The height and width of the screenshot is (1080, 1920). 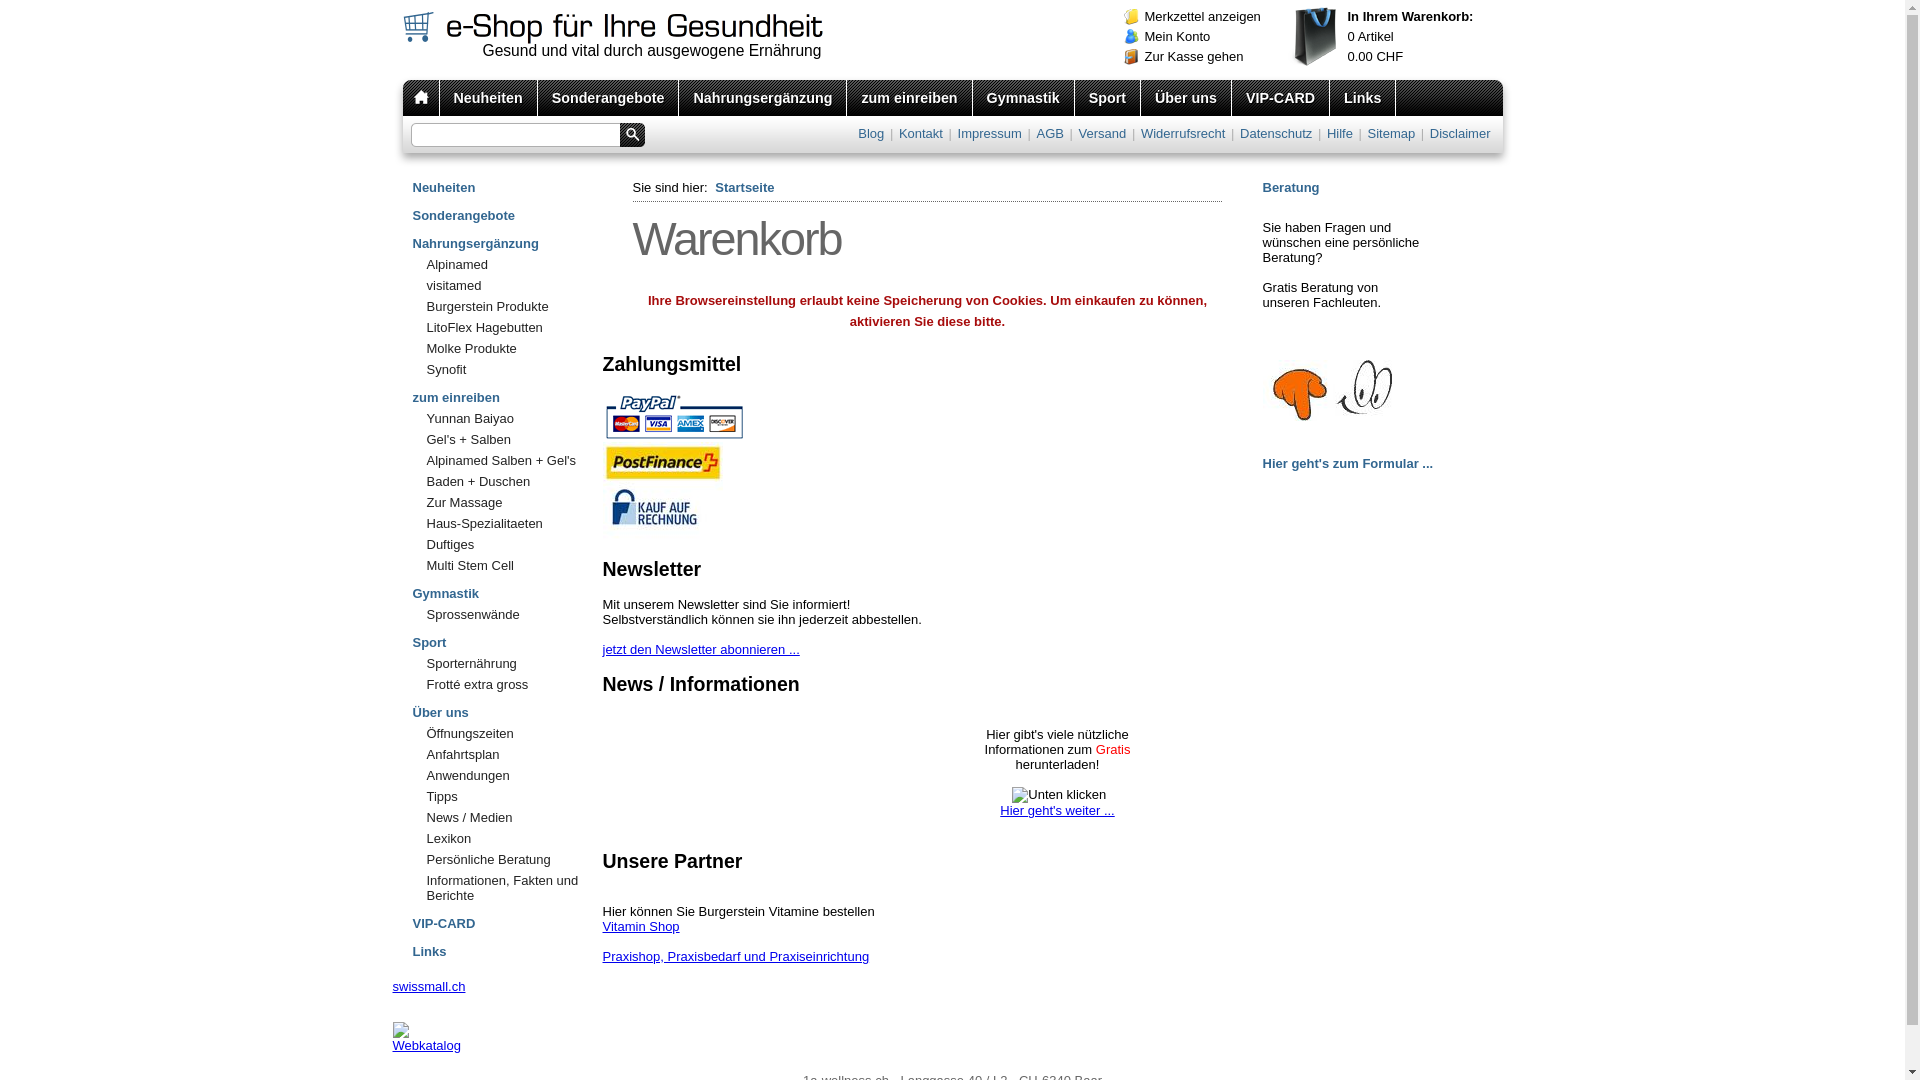 What do you see at coordinates (1210, 16) in the screenshot?
I see `'Merkzettel anzeigen'` at bounding box center [1210, 16].